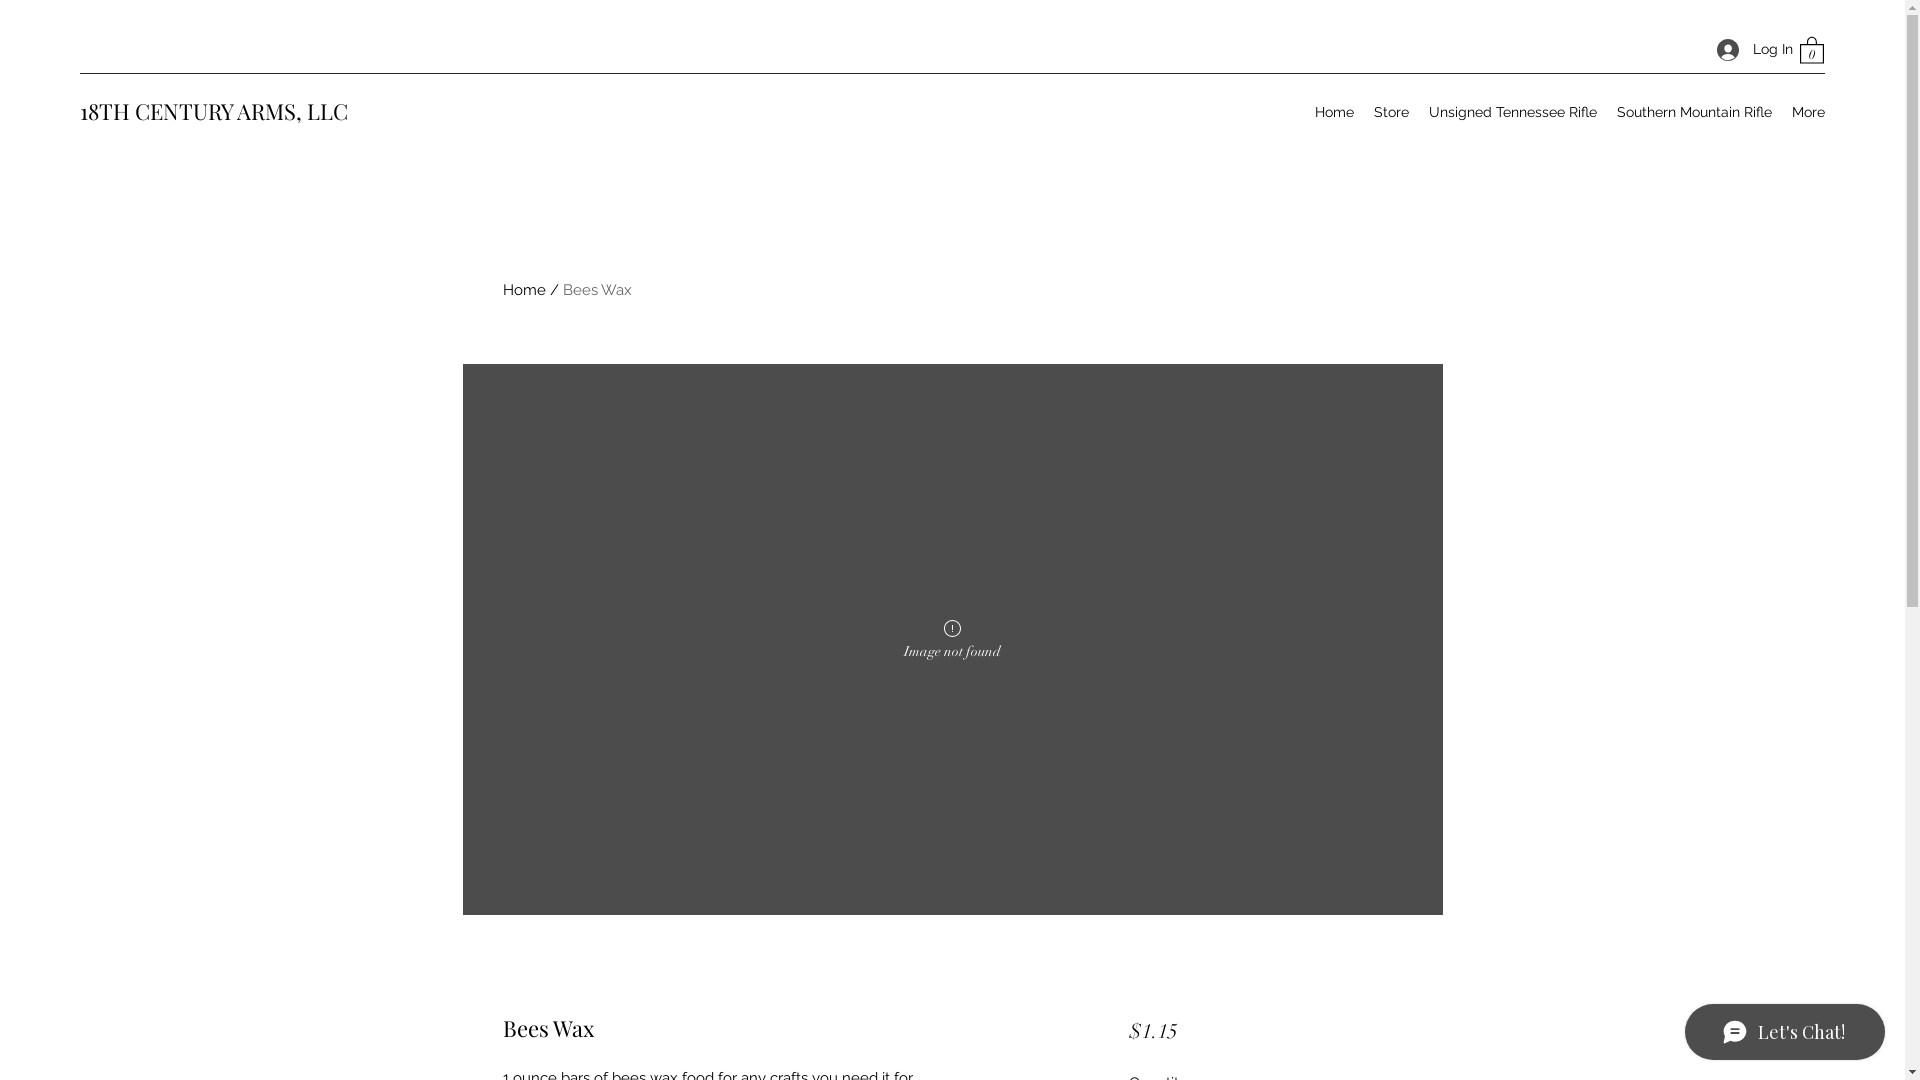 This screenshot has width=1920, height=1080. I want to click on 'Home', so click(502, 289).